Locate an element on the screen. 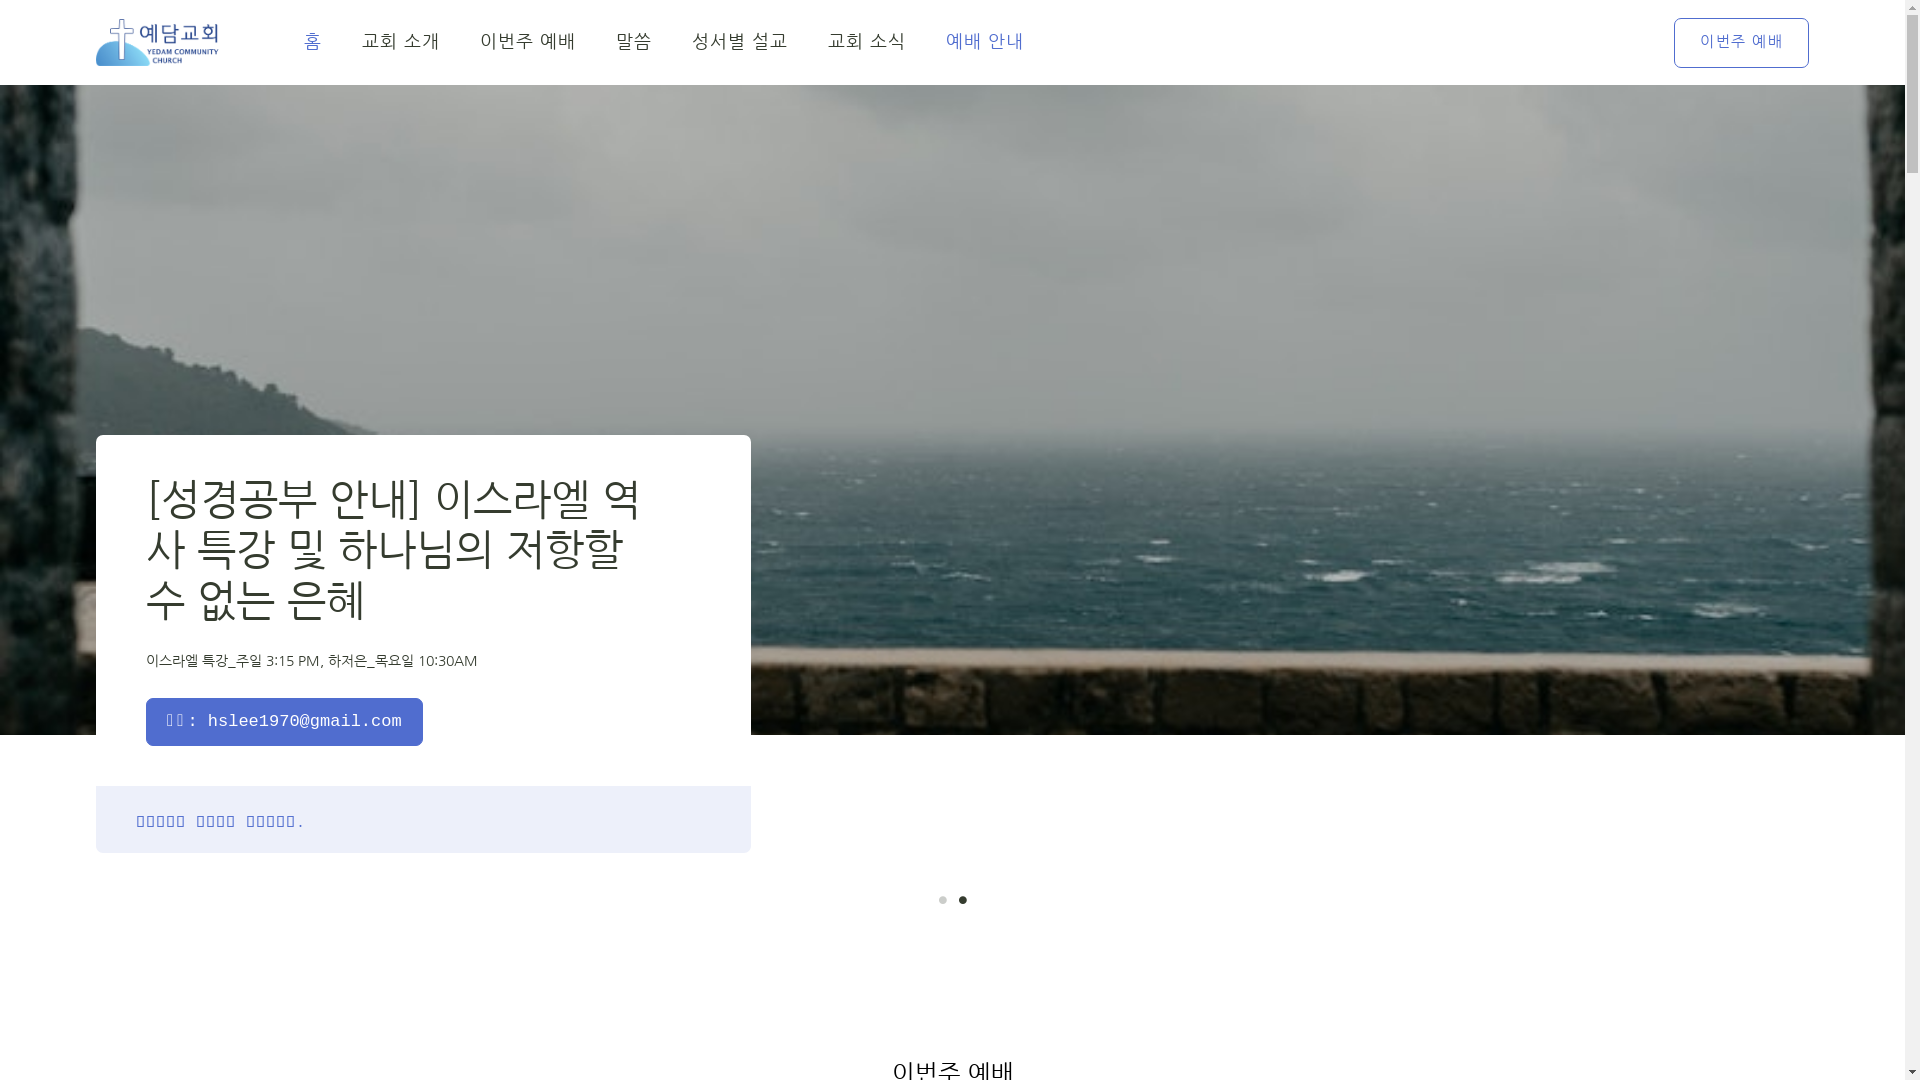 The height and width of the screenshot is (1080, 1920). '2' is located at coordinates (961, 898).